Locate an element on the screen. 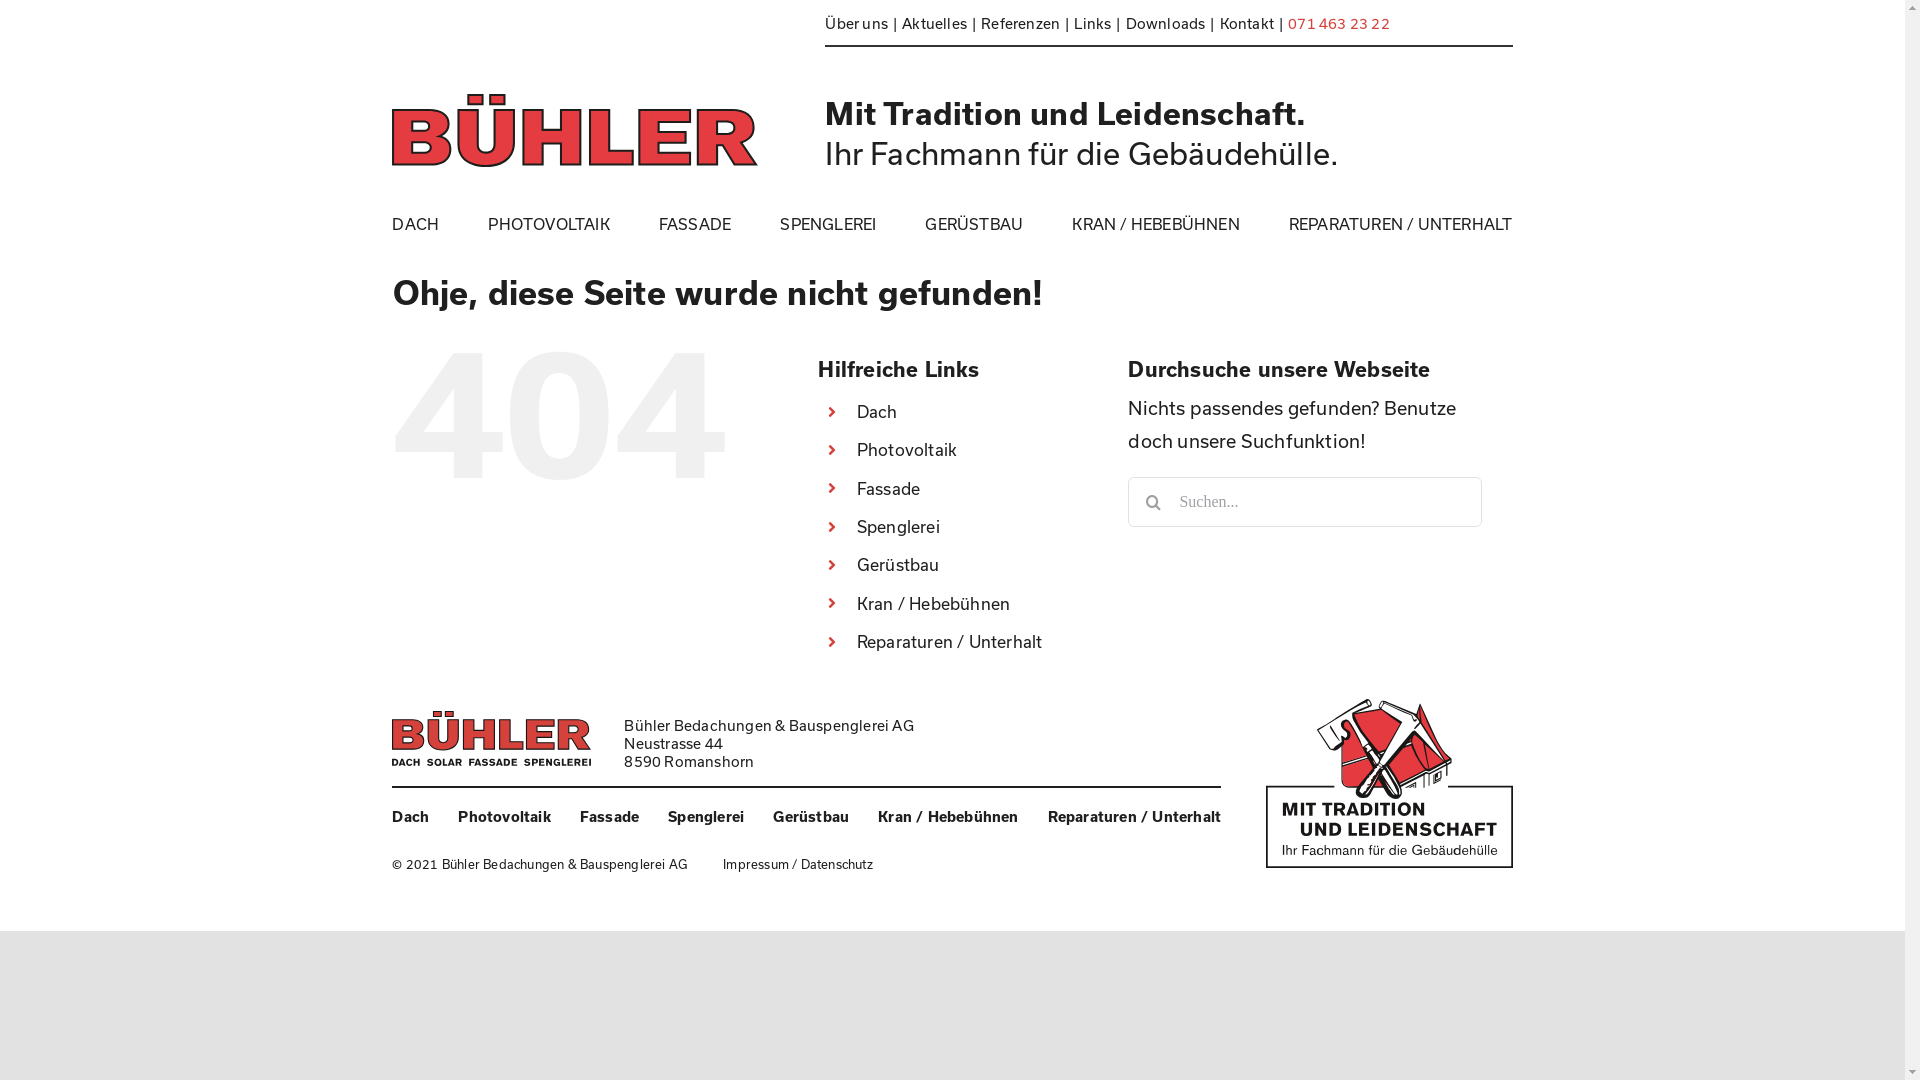 This screenshot has height=1080, width=1920. 'Datenschutz' is located at coordinates (836, 863).